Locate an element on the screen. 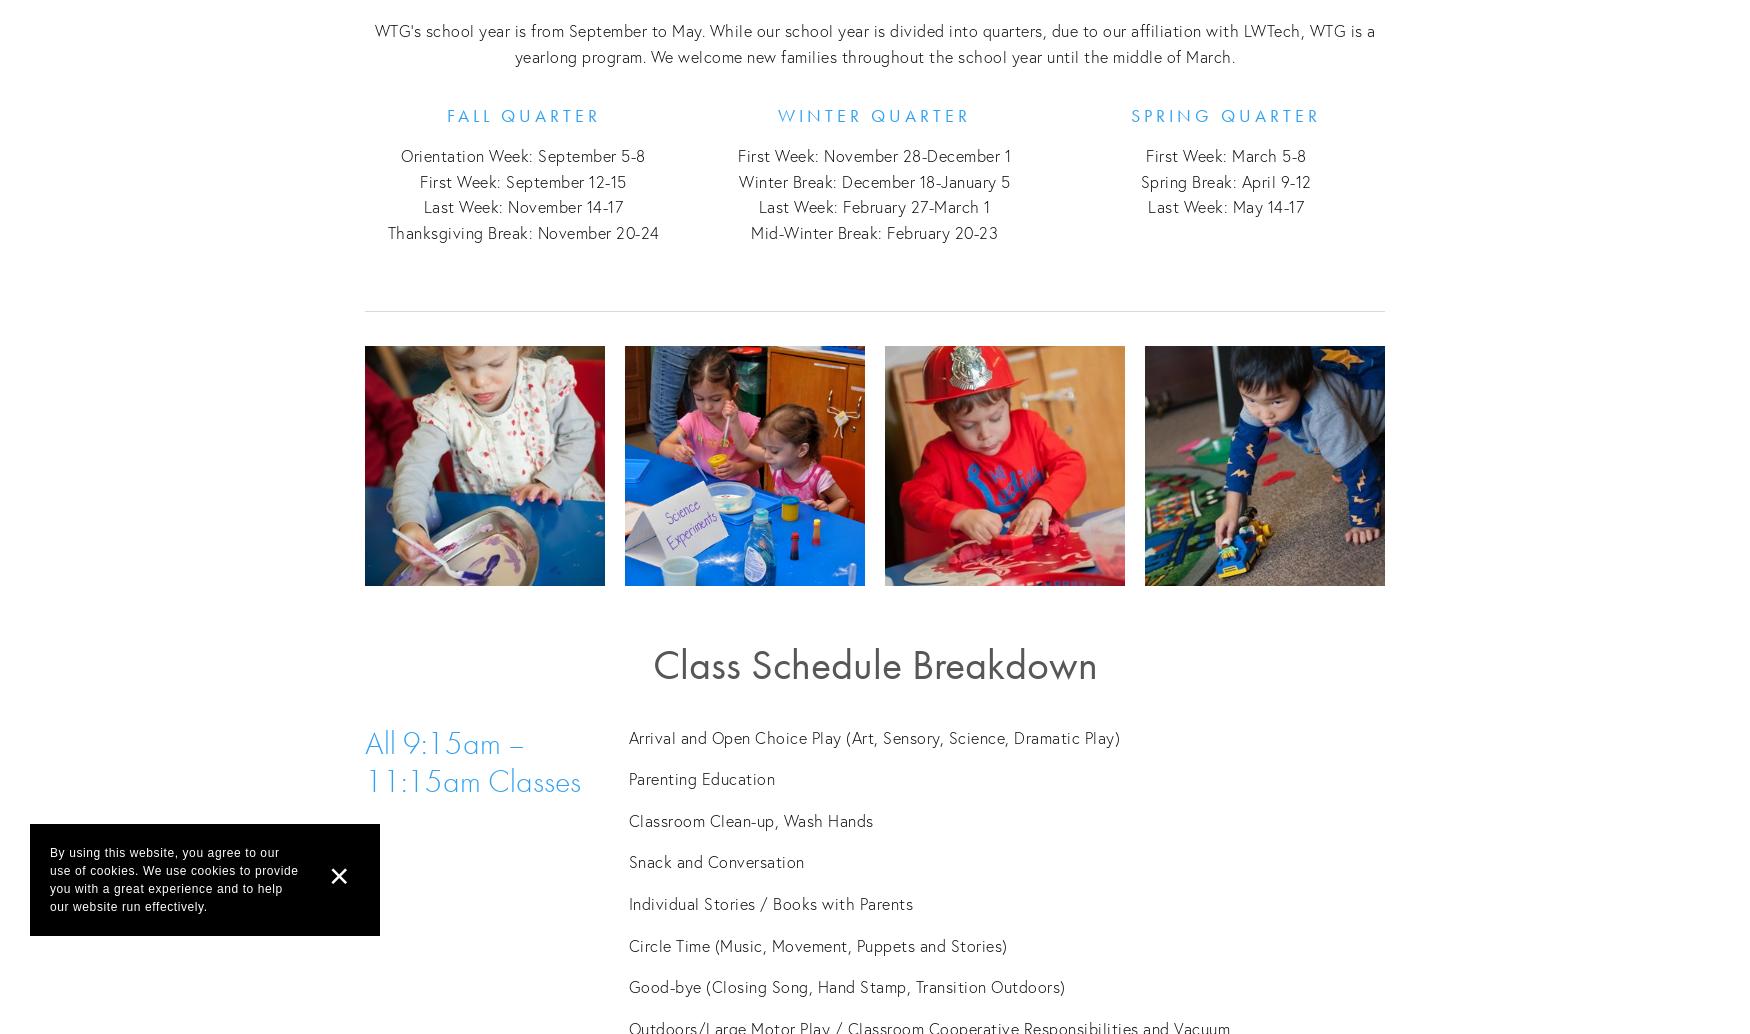 This screenshot has height=1034, width=1750. 'Spring Break: April 9-12' is located at coordinates (1225, 180).